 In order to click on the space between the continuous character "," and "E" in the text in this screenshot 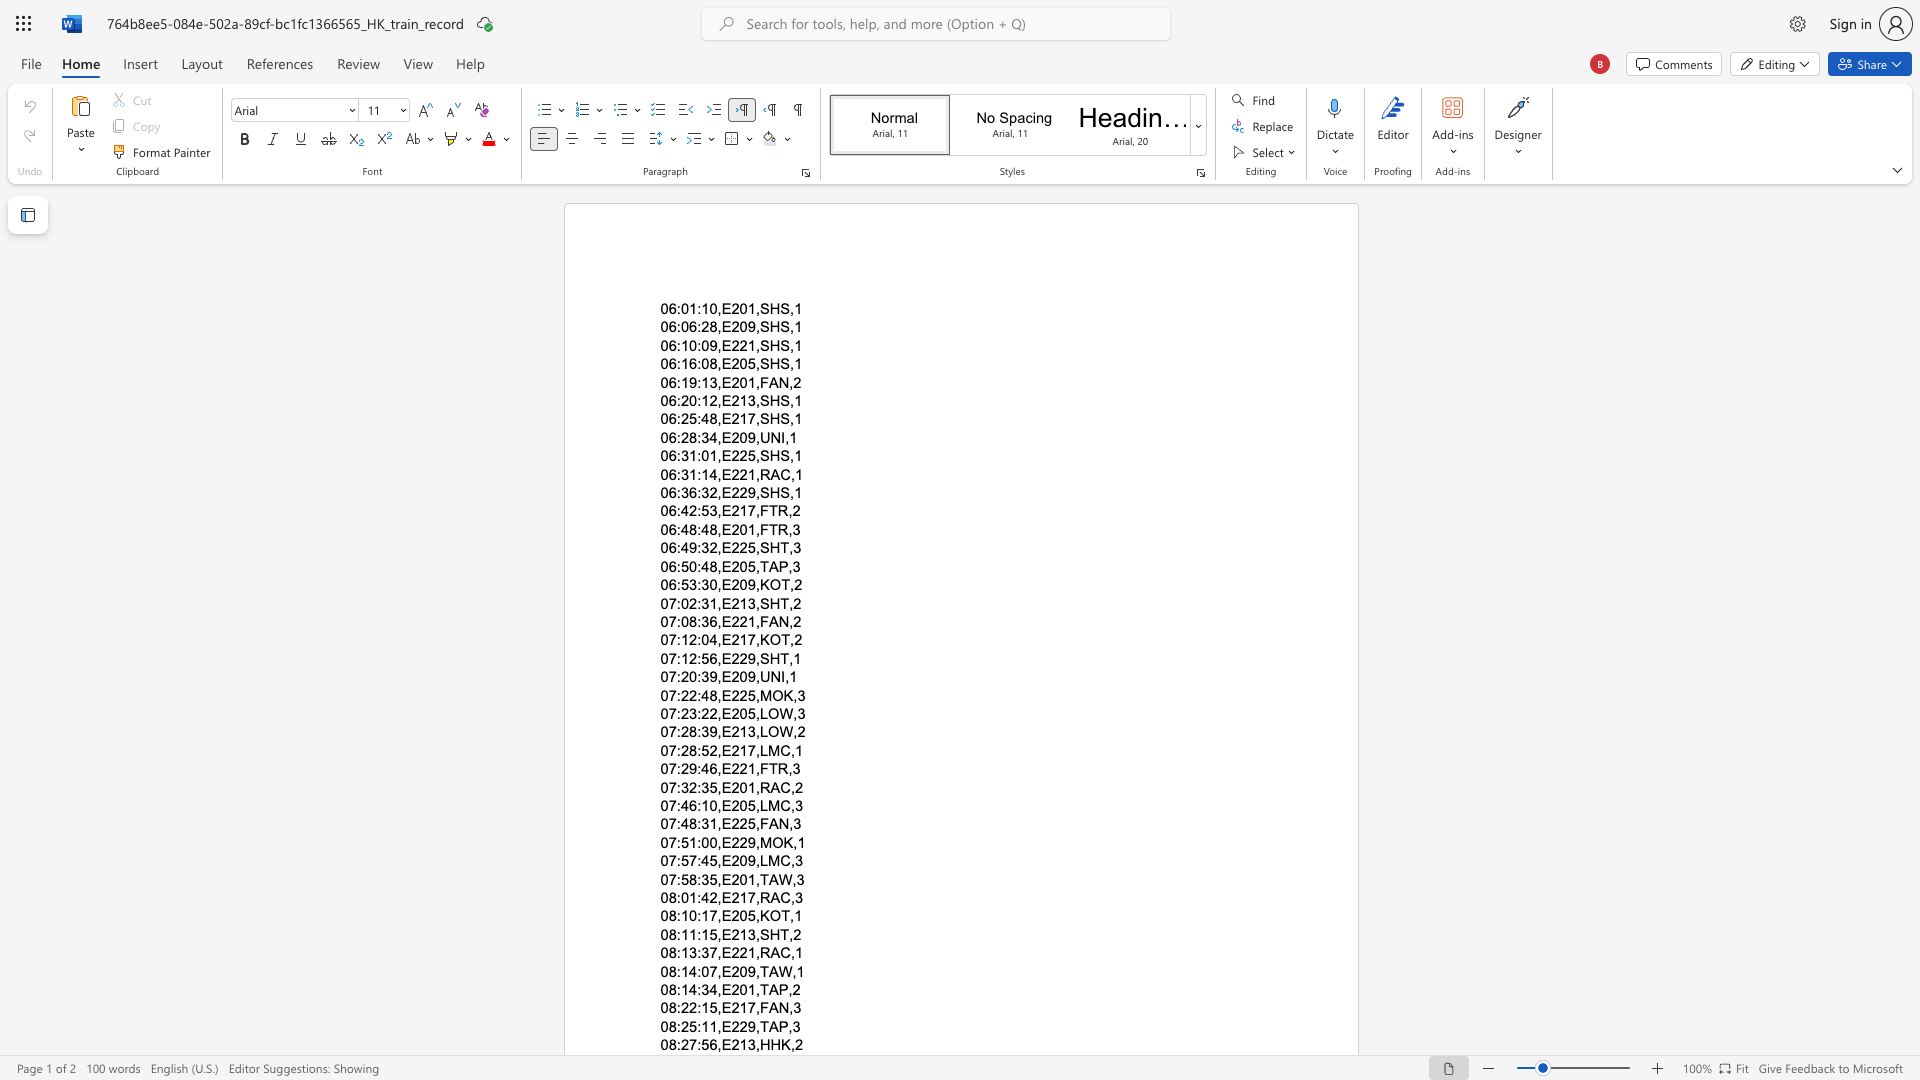, I will do `click(722, 805)`.